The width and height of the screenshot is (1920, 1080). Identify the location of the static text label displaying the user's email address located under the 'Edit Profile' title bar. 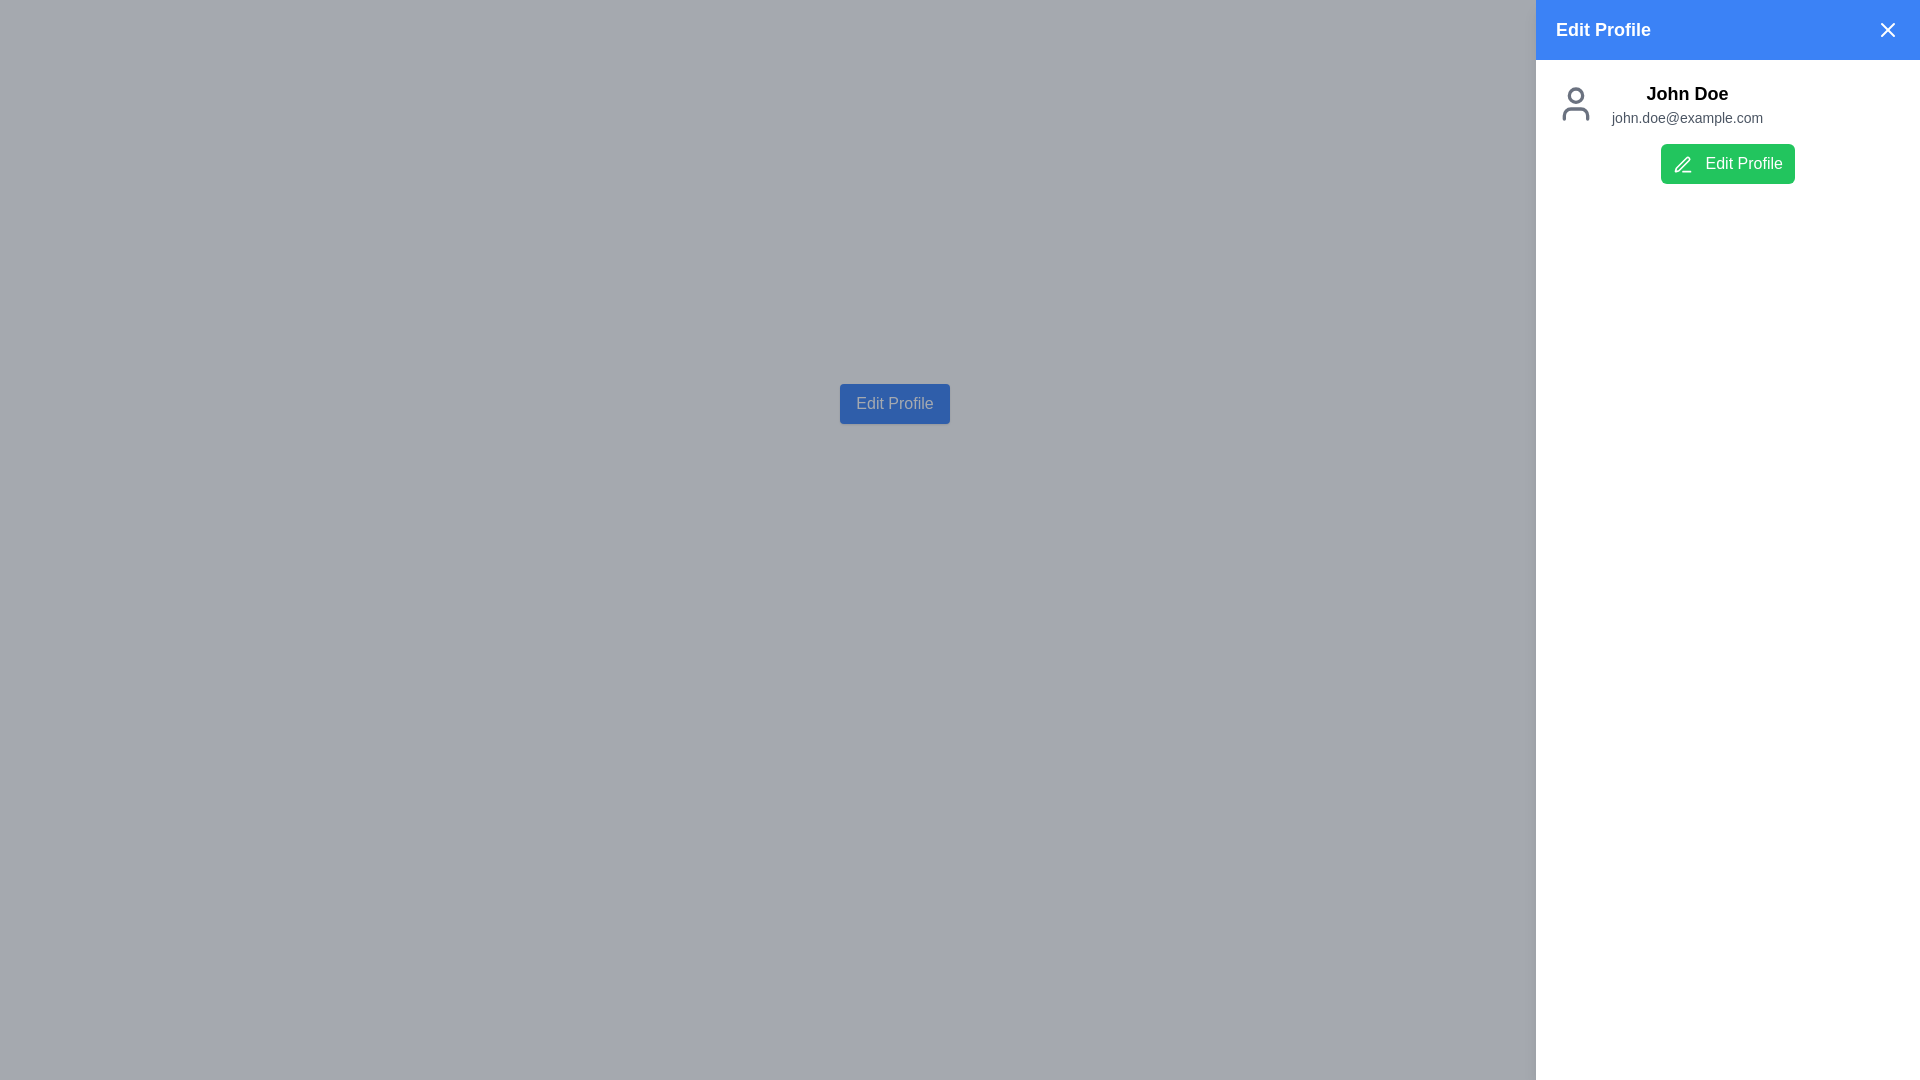
(1686, 118).